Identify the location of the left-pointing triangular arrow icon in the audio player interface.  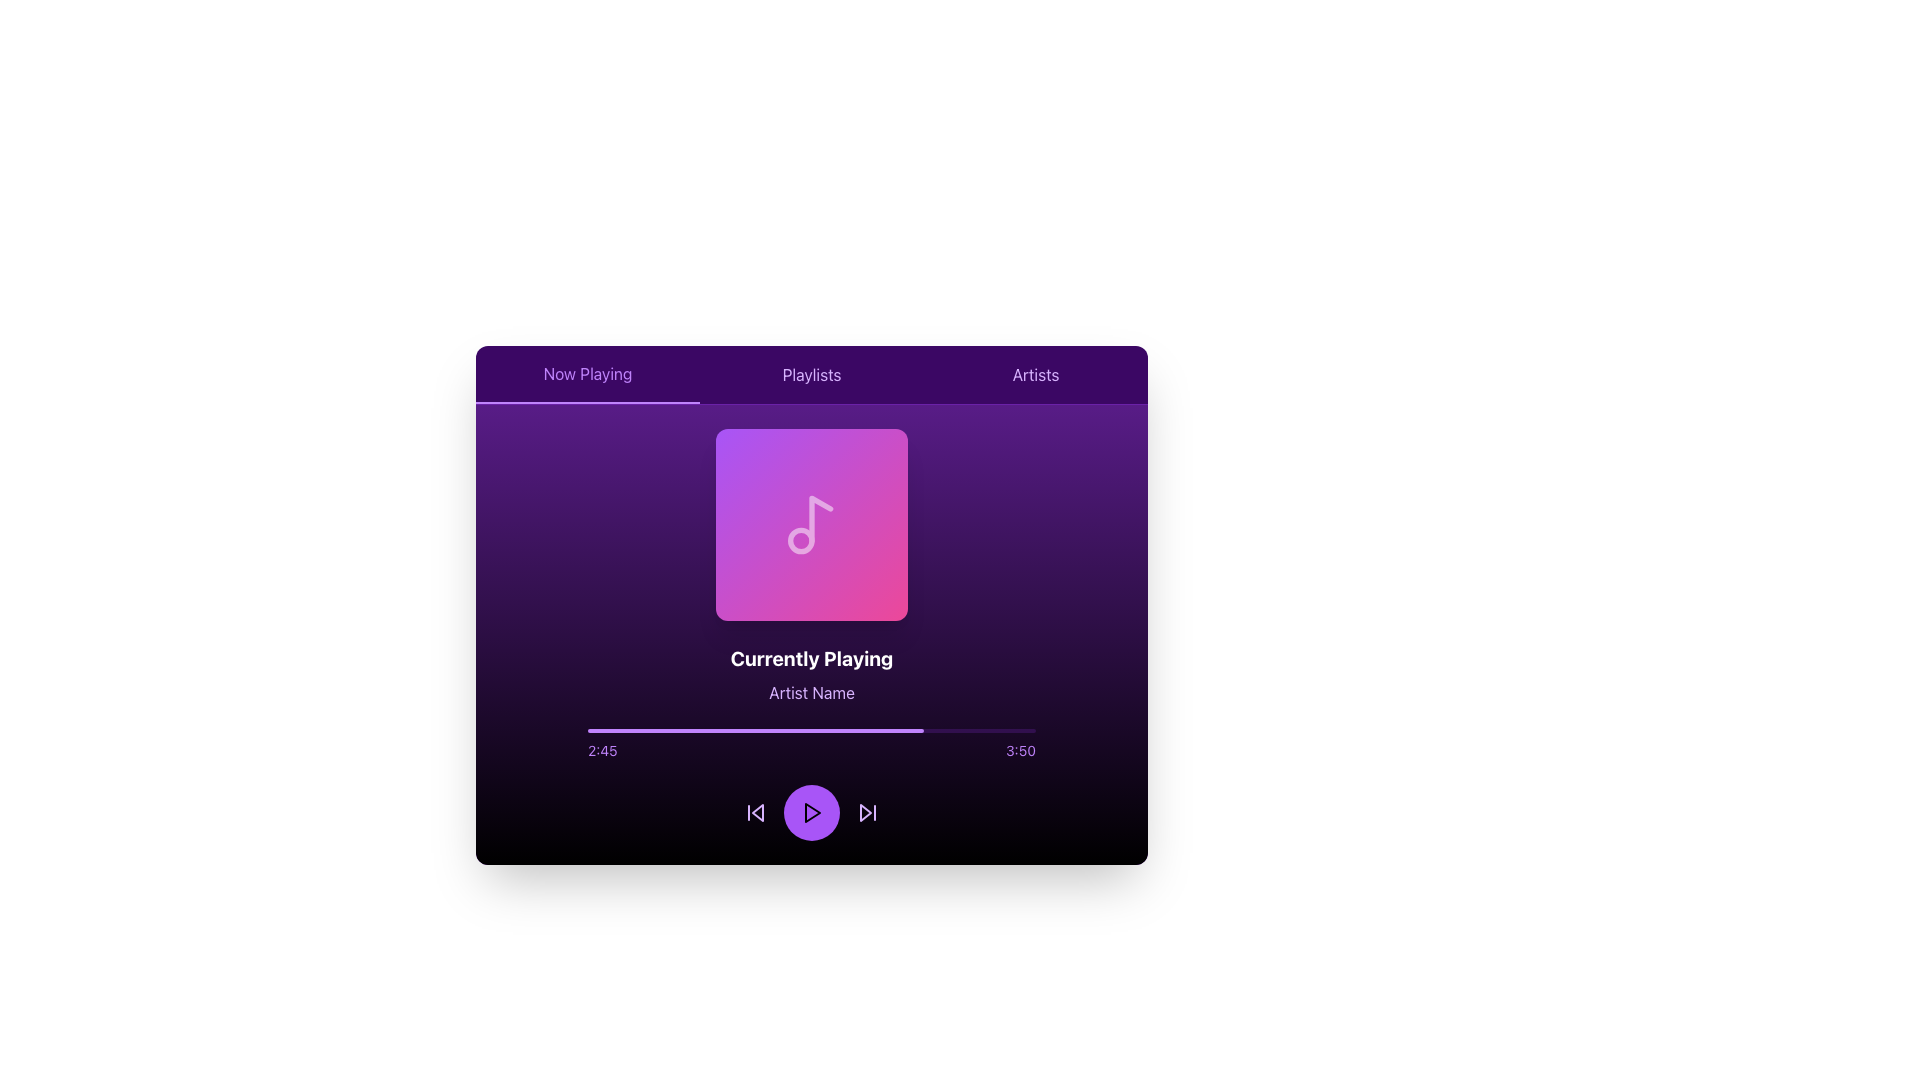
(757, 813).